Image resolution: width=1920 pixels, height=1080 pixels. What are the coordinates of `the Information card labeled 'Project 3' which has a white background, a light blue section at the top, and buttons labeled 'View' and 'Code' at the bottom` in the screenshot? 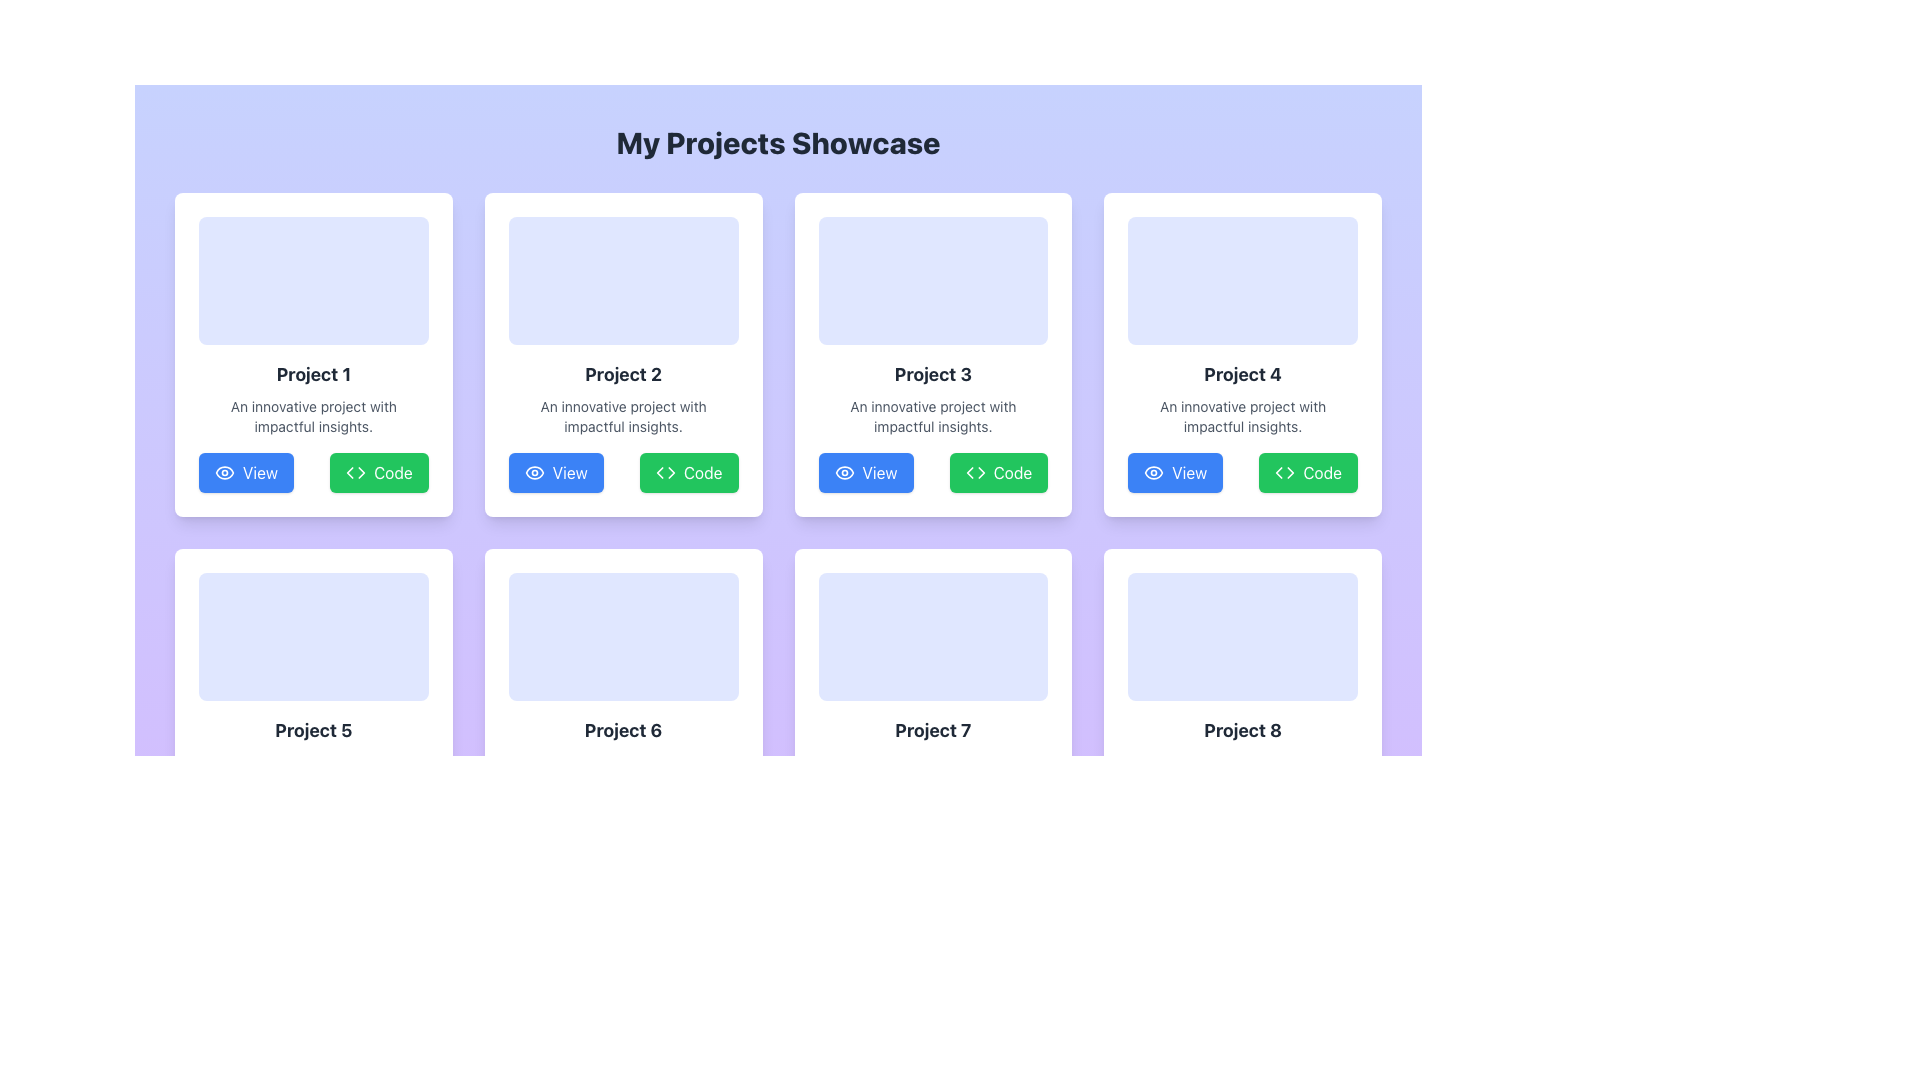 It's located at (932, 353).